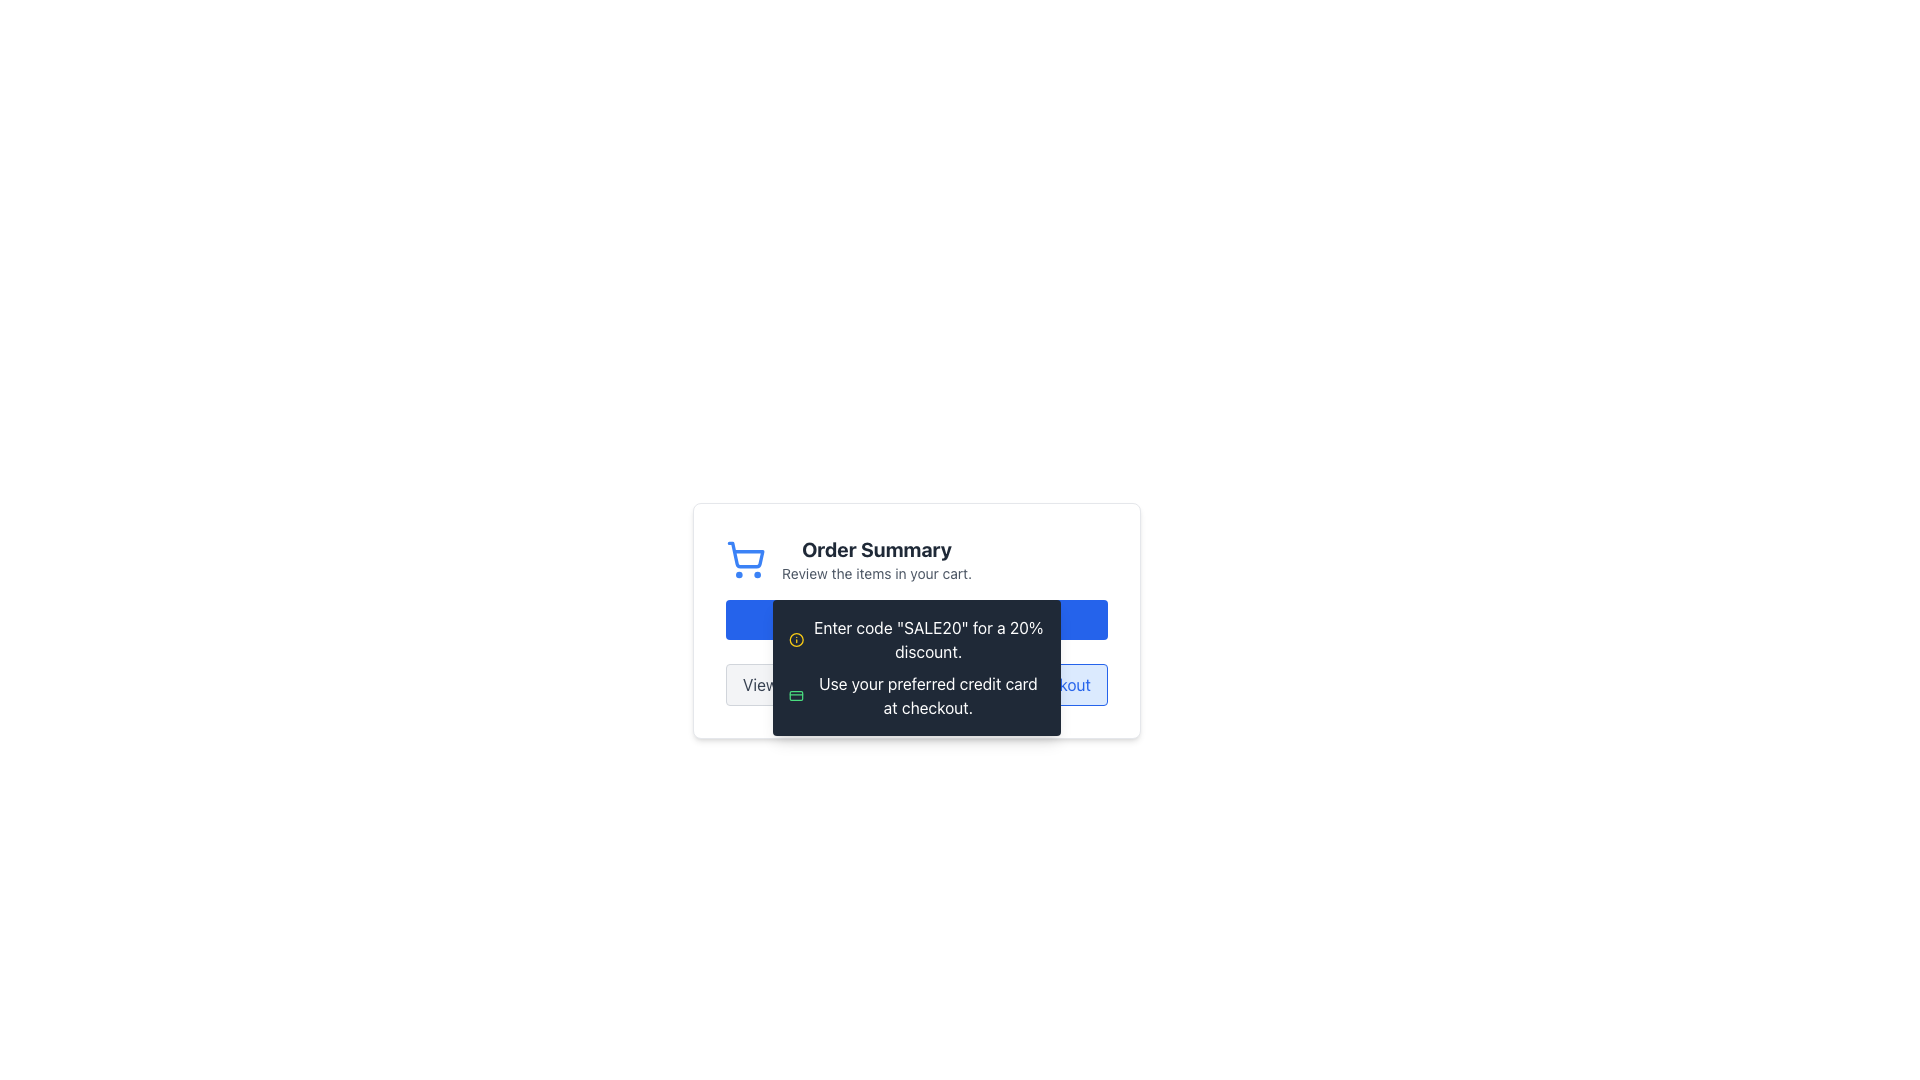 The width and height of the screenshot is (1920, 1080). Describe the element at coordinates (915, 694) in the screenshot. I see `second text line in the pop-up box that instructs users to use their preferred credit card during checkout, located beneath the line stating 'Enter code "SALE20" for a 20% discount.'` at that location.